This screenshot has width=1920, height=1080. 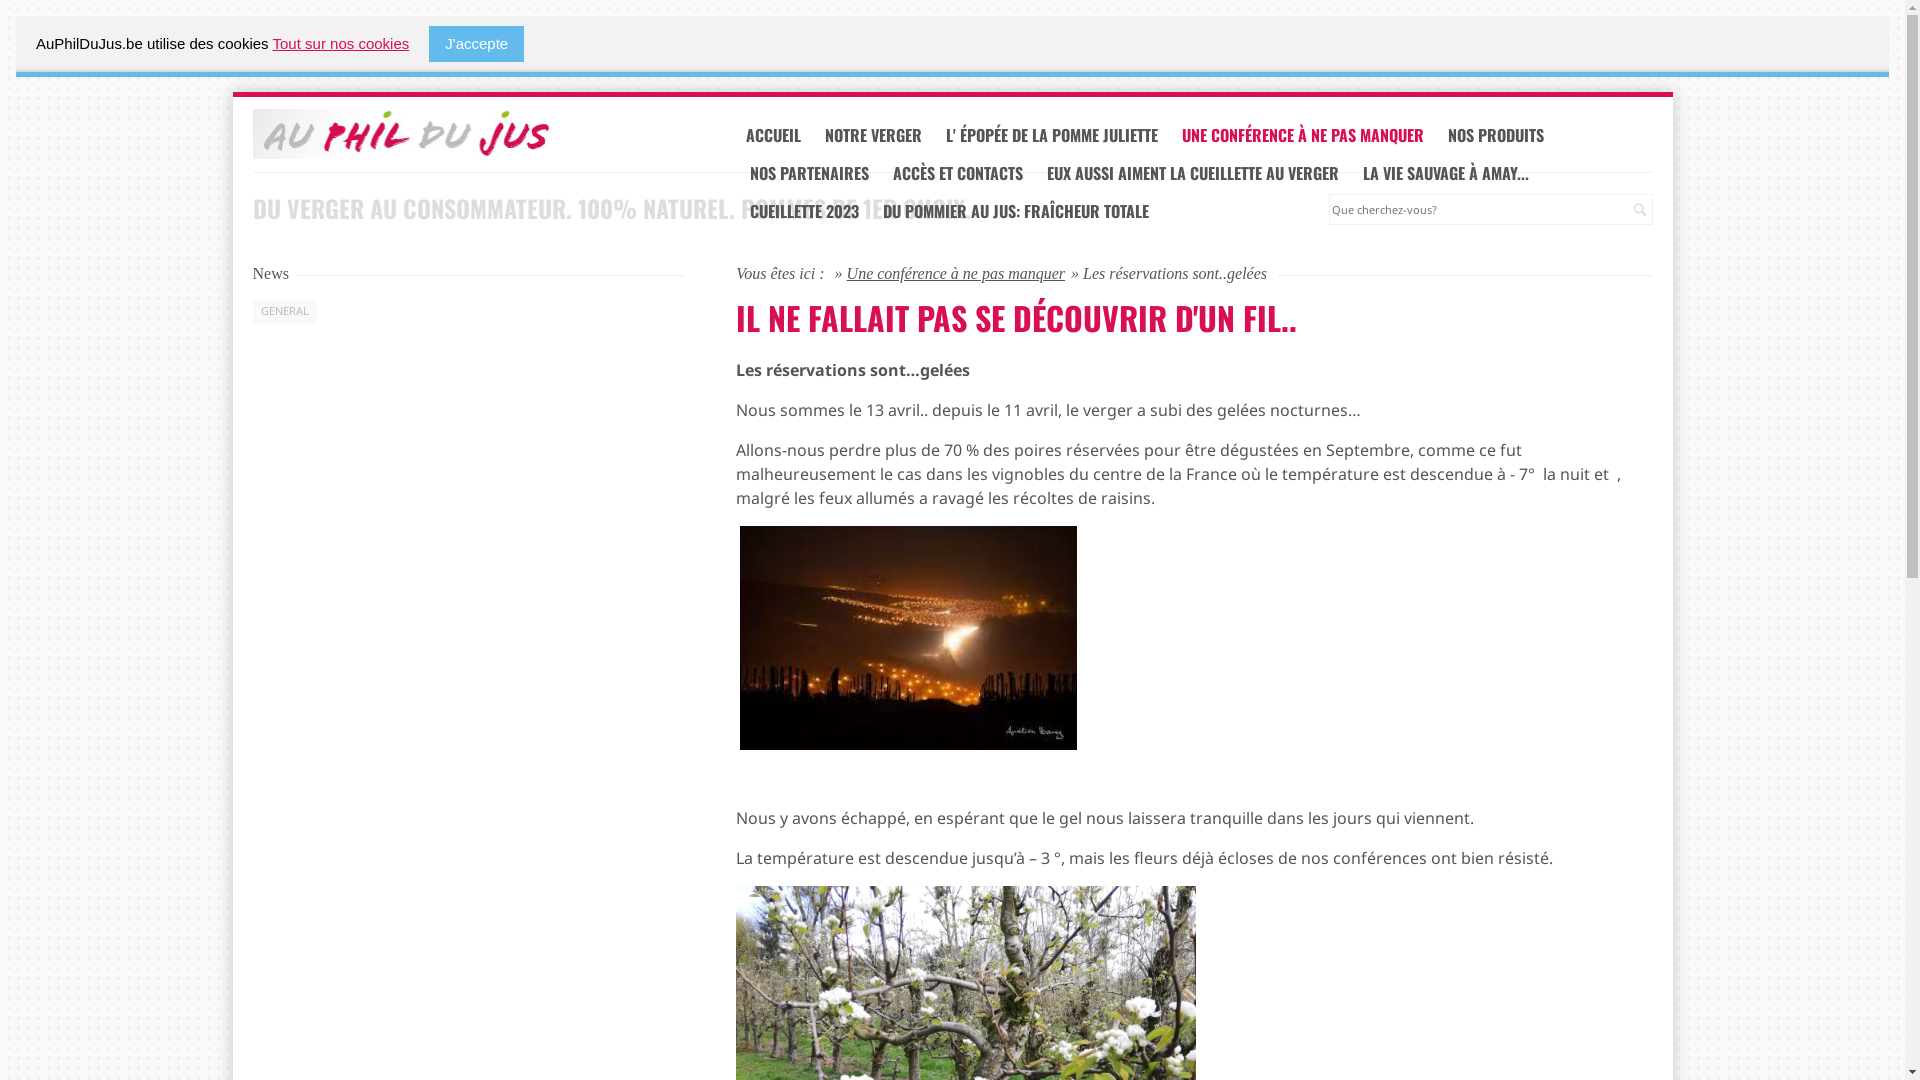 What do you see at coordinates (1493, 135) in the screenshot?
I see `'NOS PRODUITS'` at bounding box center [1493, 135].